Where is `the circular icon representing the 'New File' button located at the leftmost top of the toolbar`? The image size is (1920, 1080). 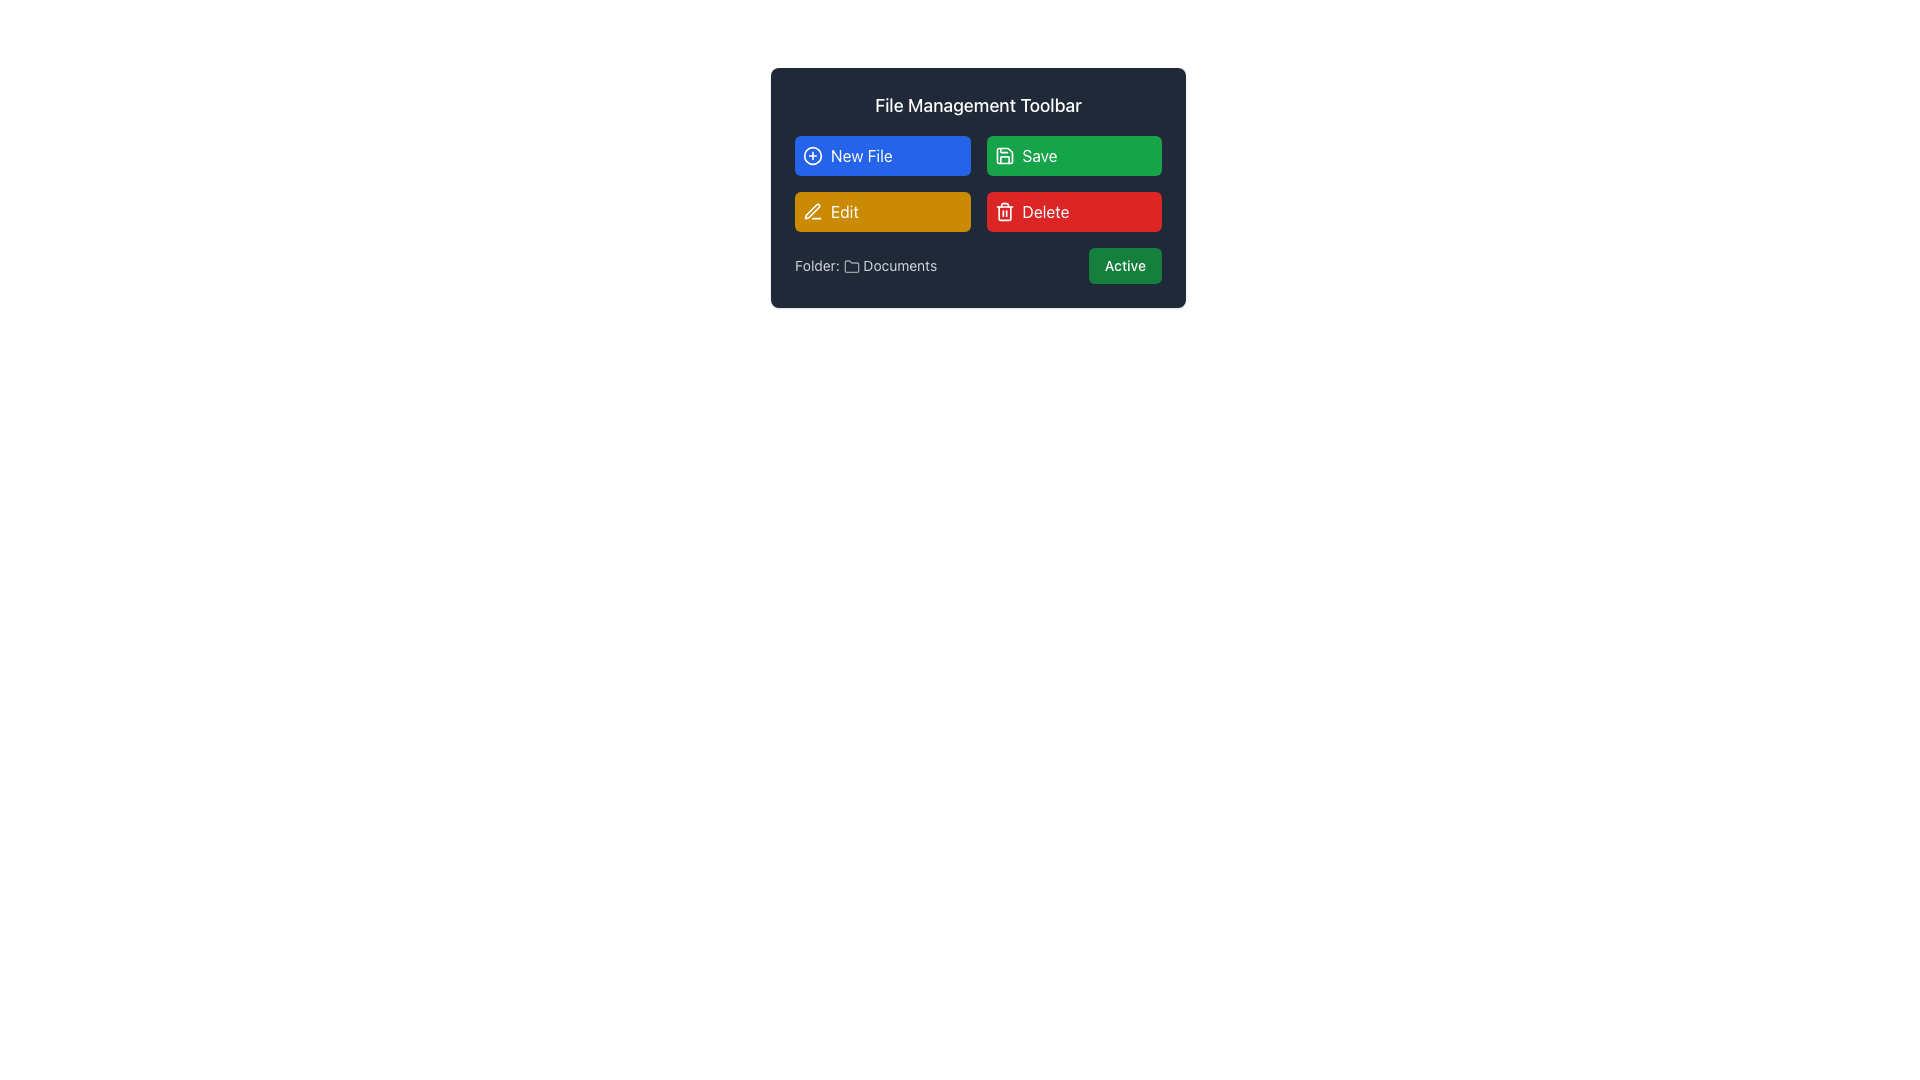
the circular icon representing the 'New File' button located at the leftmost top of the toolbar is located at coordinates (812, 154).